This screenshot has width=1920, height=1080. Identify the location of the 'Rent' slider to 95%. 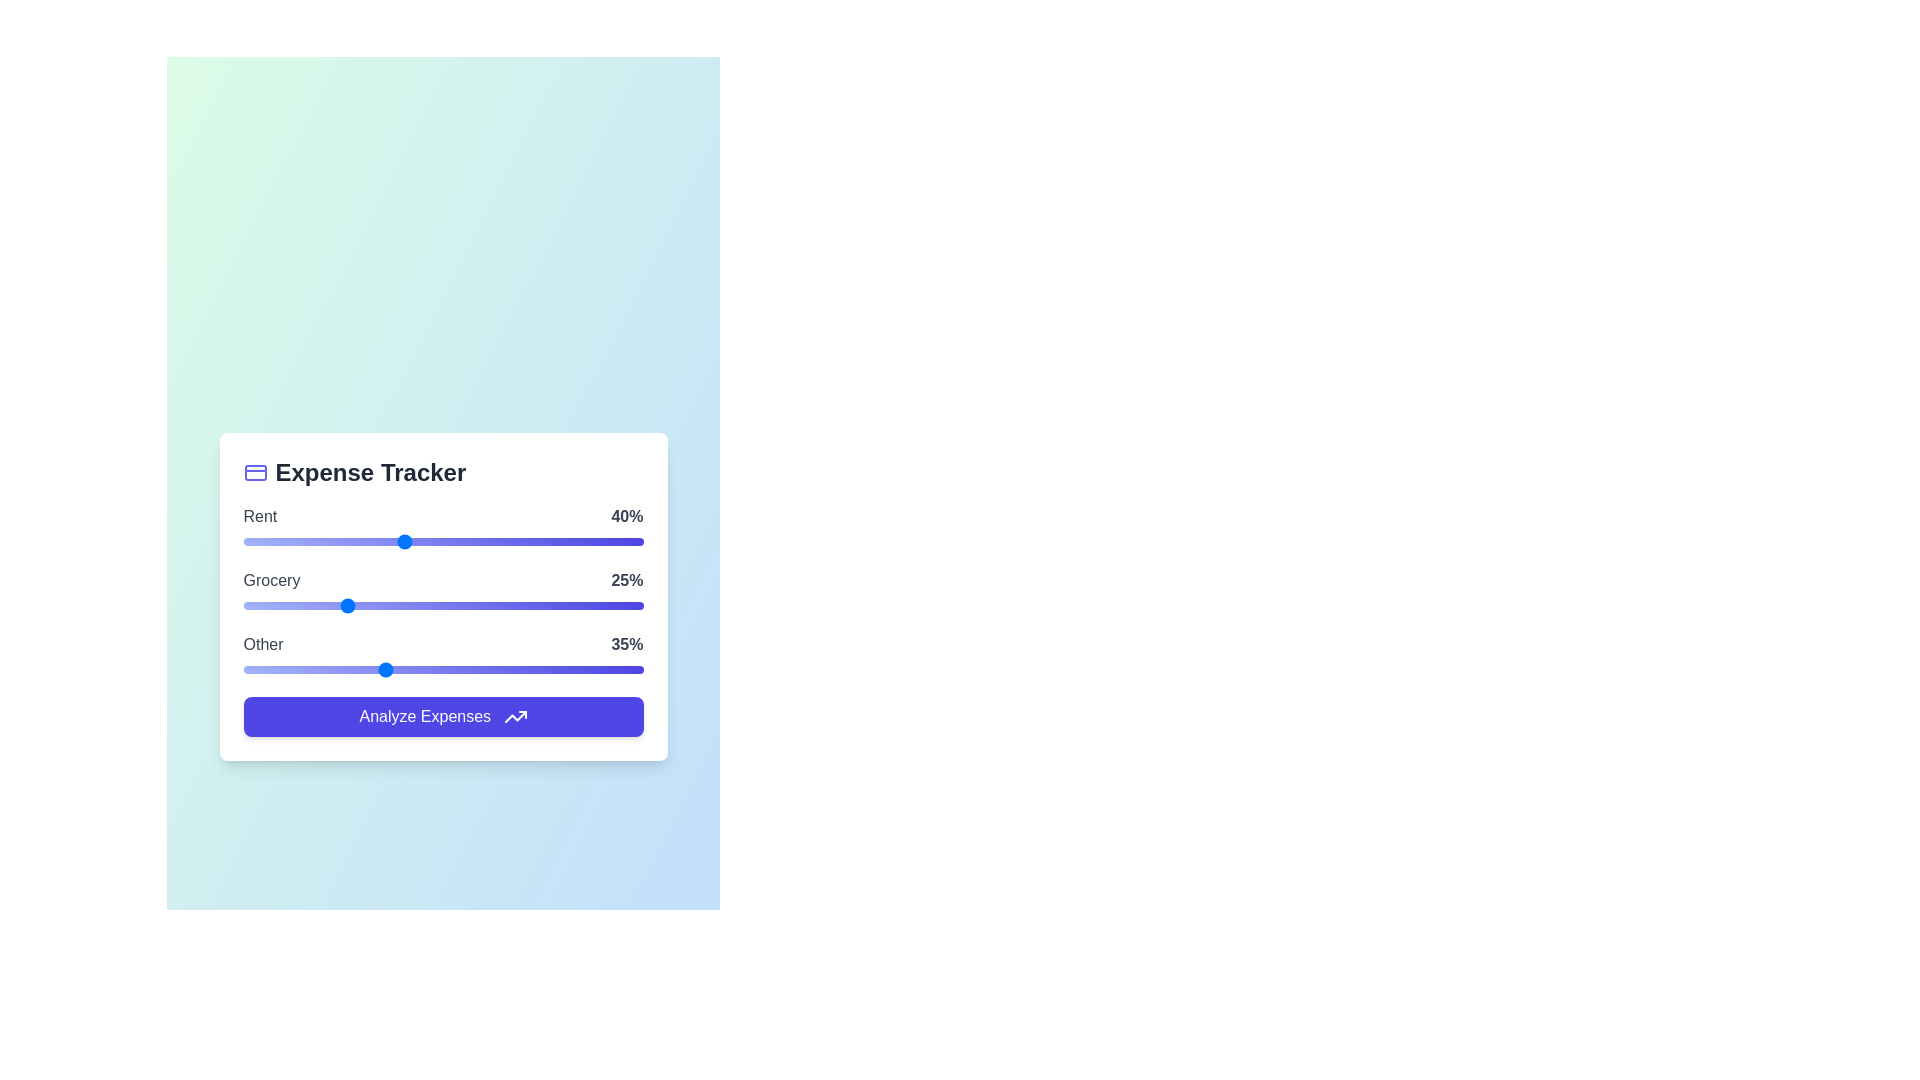
(622, 541).